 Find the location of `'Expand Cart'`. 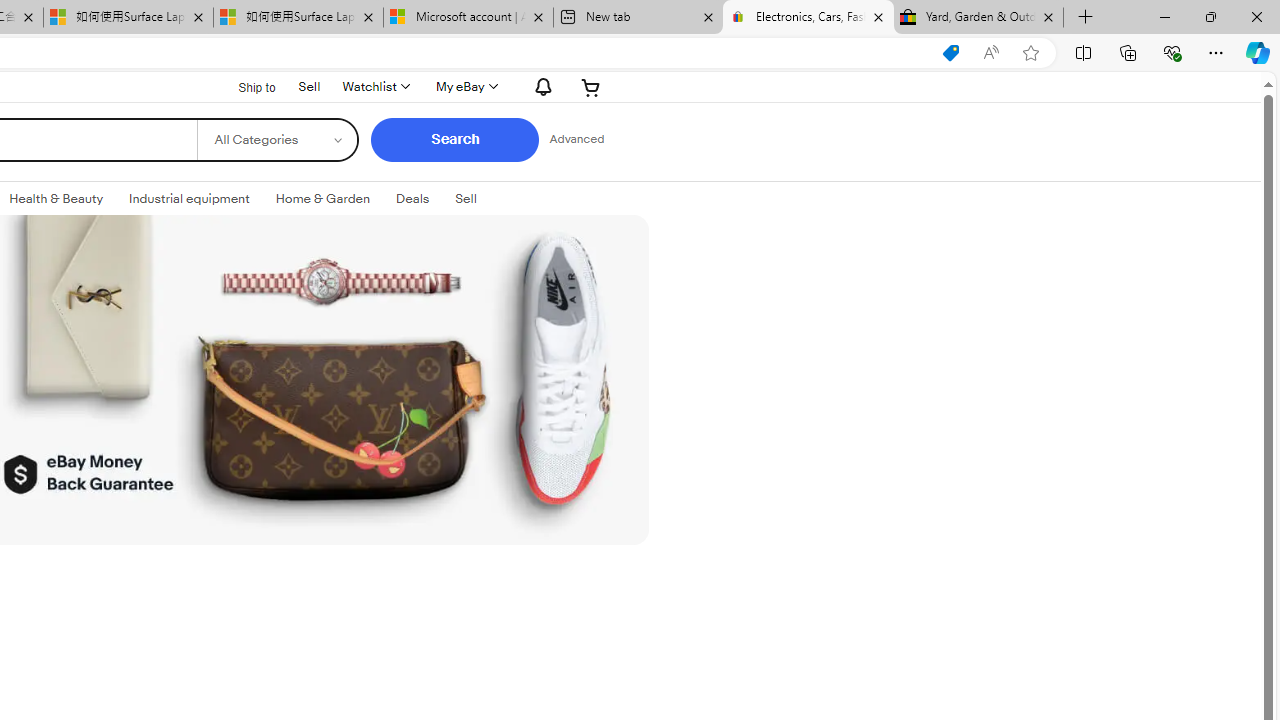

'Expand Cart' is located at coordinates (590, 85).